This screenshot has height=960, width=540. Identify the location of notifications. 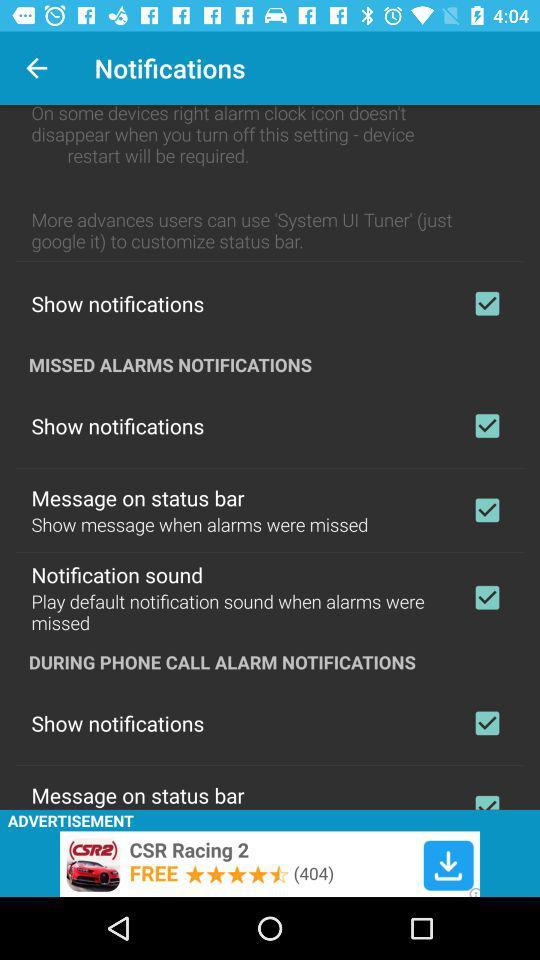
(486, 303).